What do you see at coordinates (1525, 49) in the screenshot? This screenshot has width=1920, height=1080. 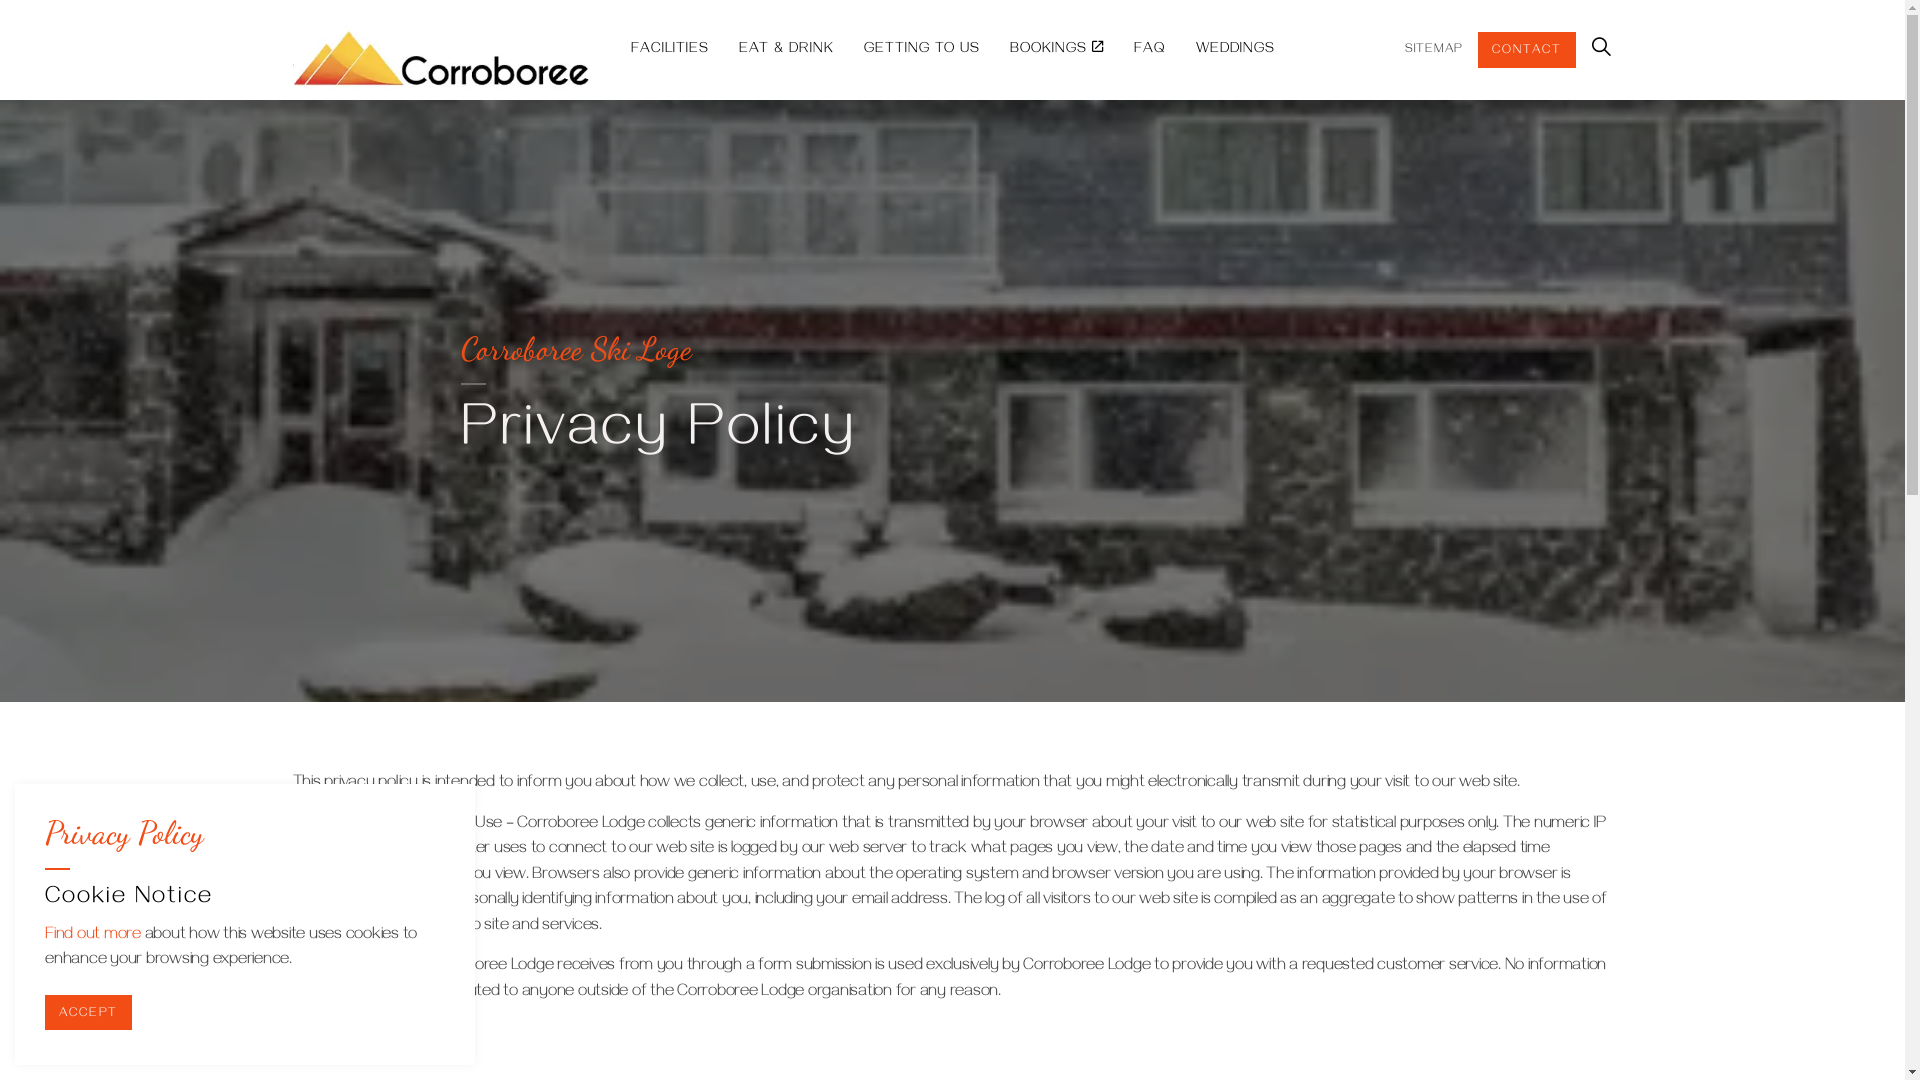 I see `'CONTACT'` at bounding box center [1525, 49].